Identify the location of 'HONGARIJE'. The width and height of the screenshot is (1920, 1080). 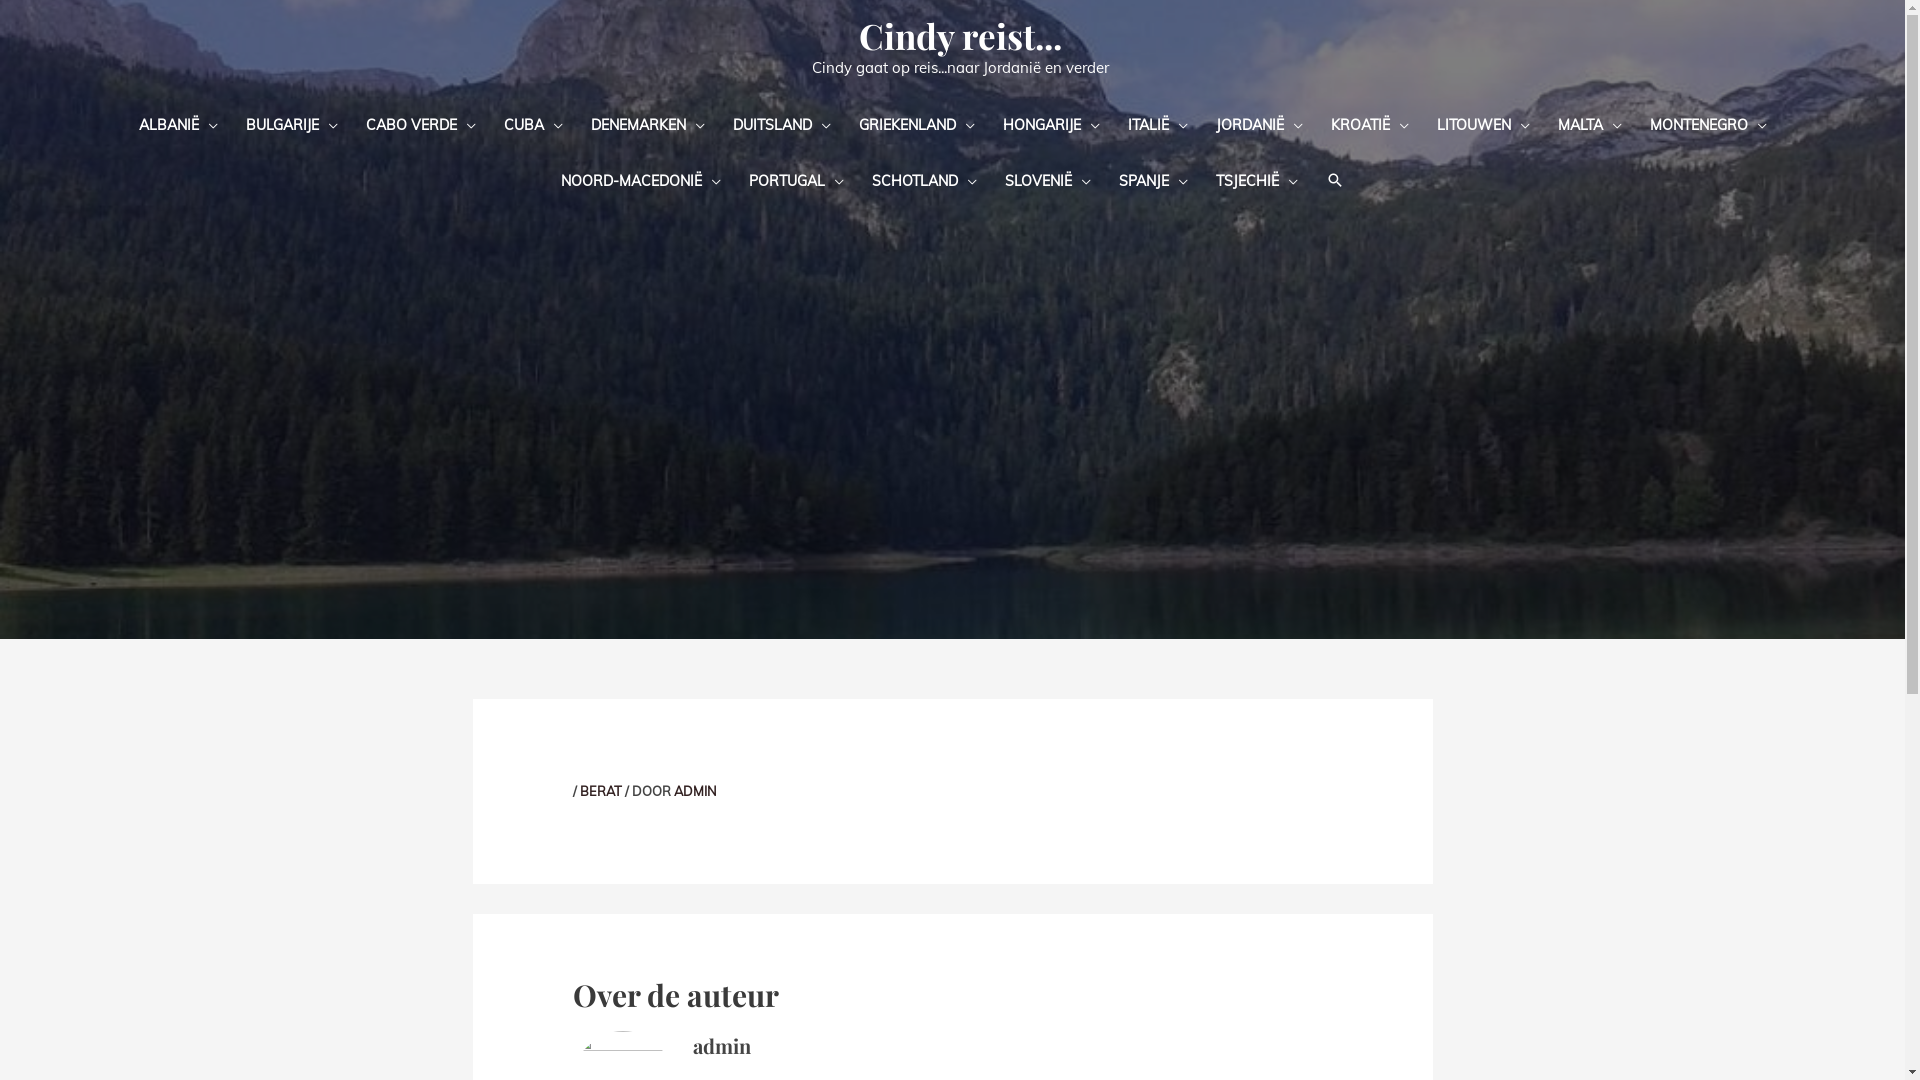
(988, 123).